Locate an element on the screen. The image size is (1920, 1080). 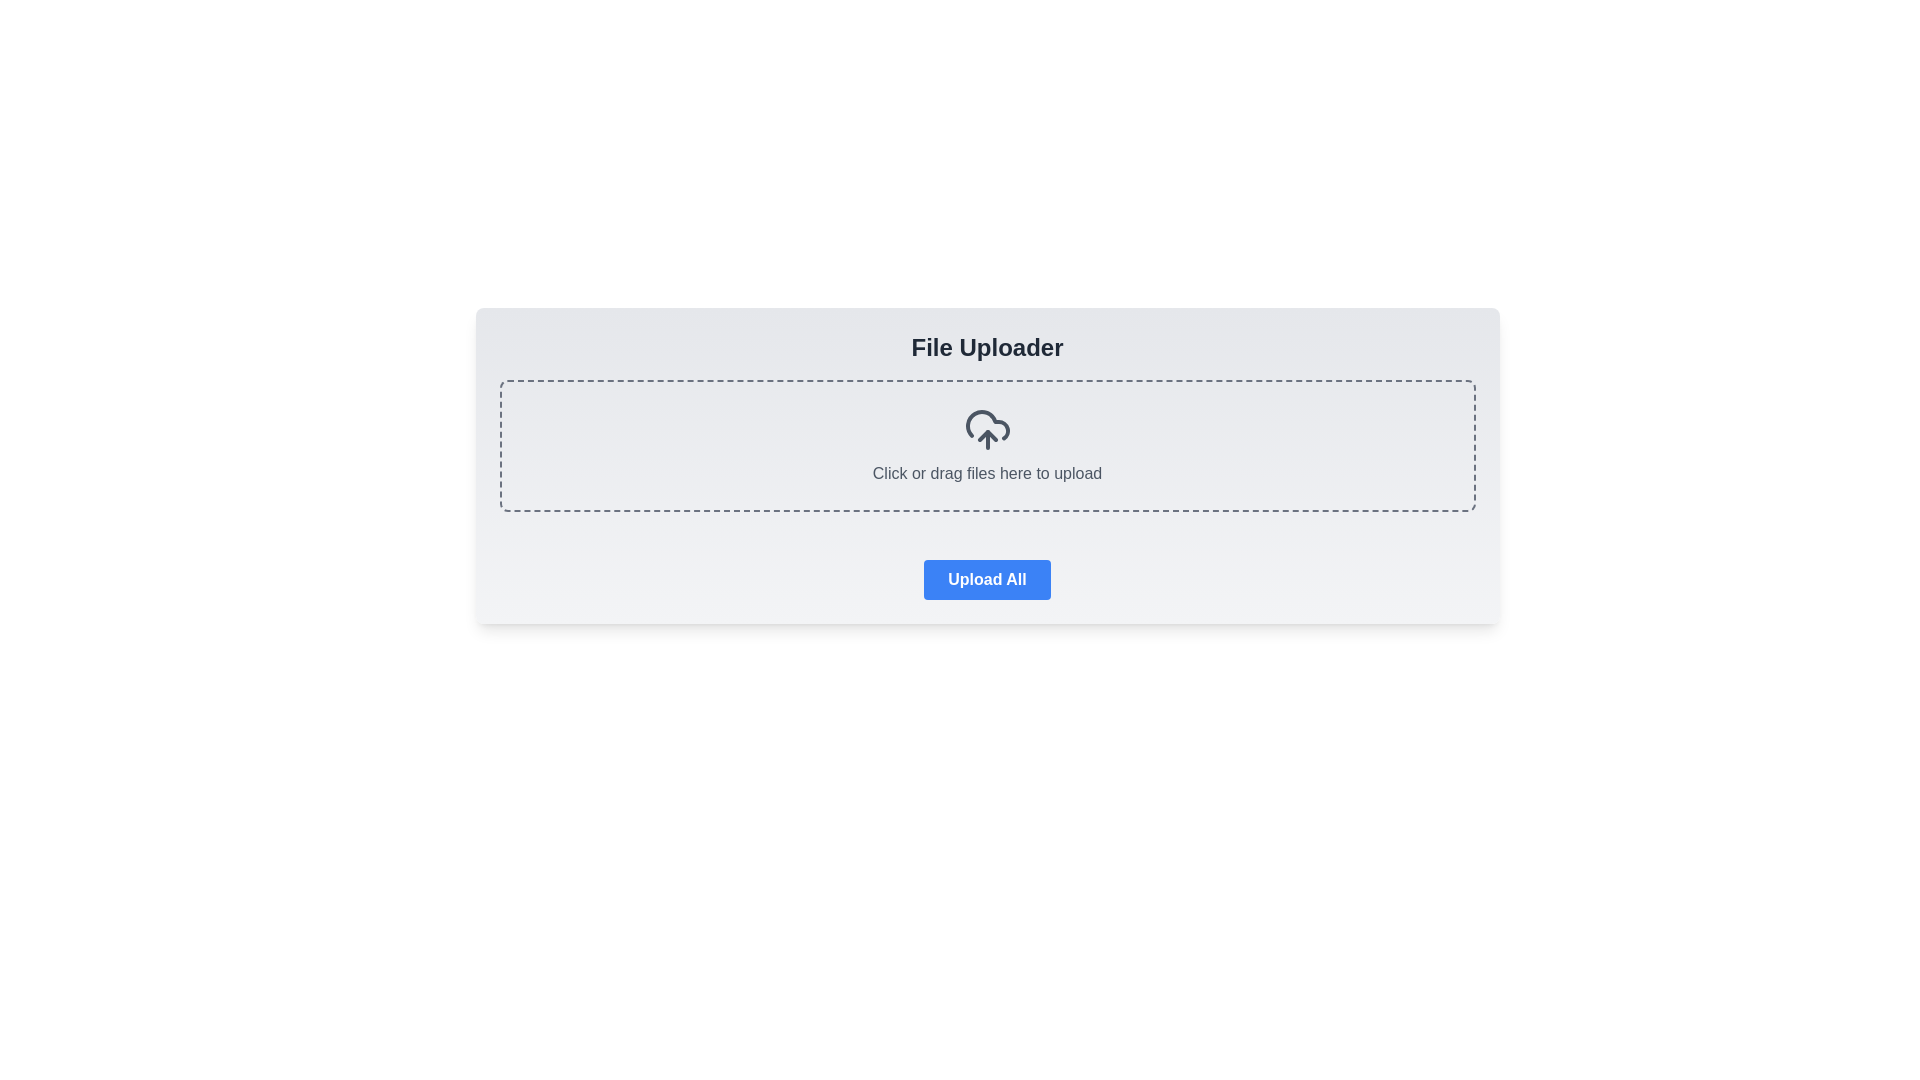
the upward-pointing triangular arrow icon, which serves as a visual indicator for file upload actions is located at coordinates (987, 434).